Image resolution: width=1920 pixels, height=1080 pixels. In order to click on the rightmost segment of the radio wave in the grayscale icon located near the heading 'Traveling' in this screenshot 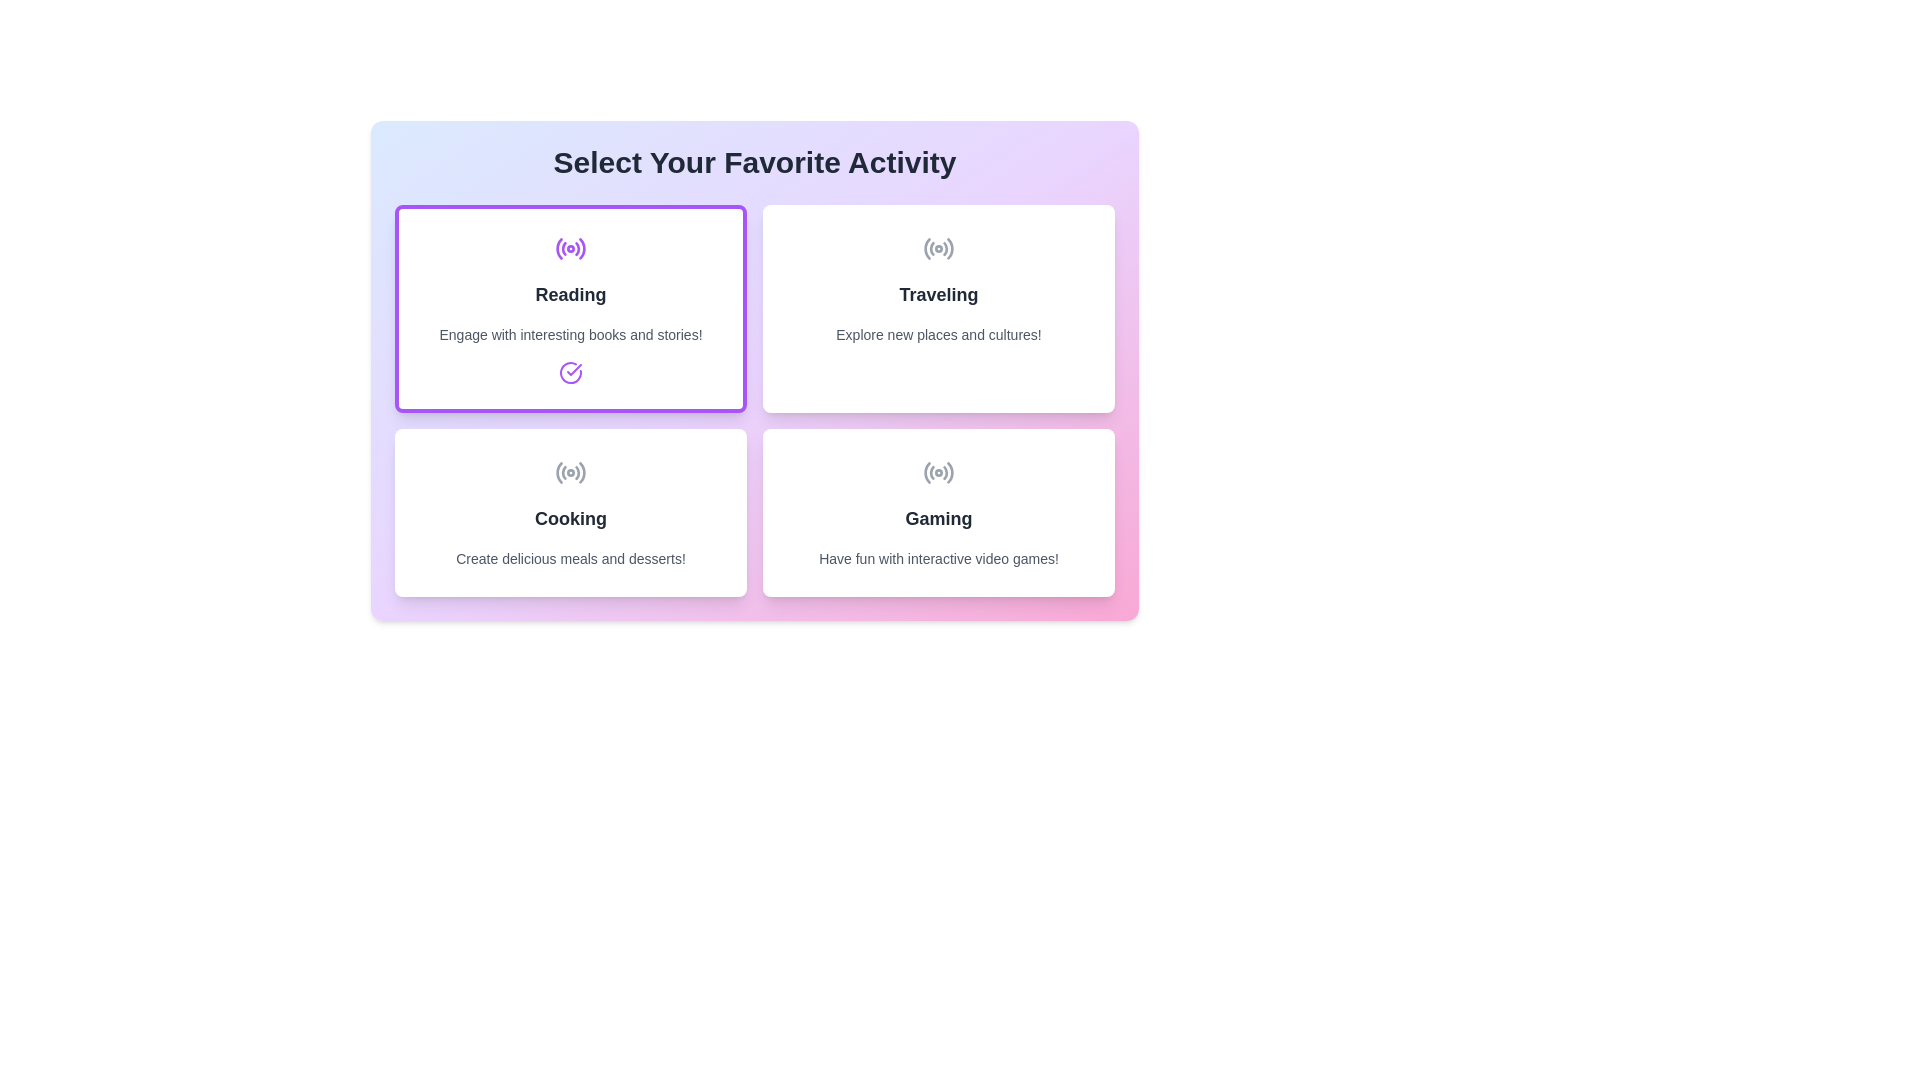, I will do `click(949, 247)`.